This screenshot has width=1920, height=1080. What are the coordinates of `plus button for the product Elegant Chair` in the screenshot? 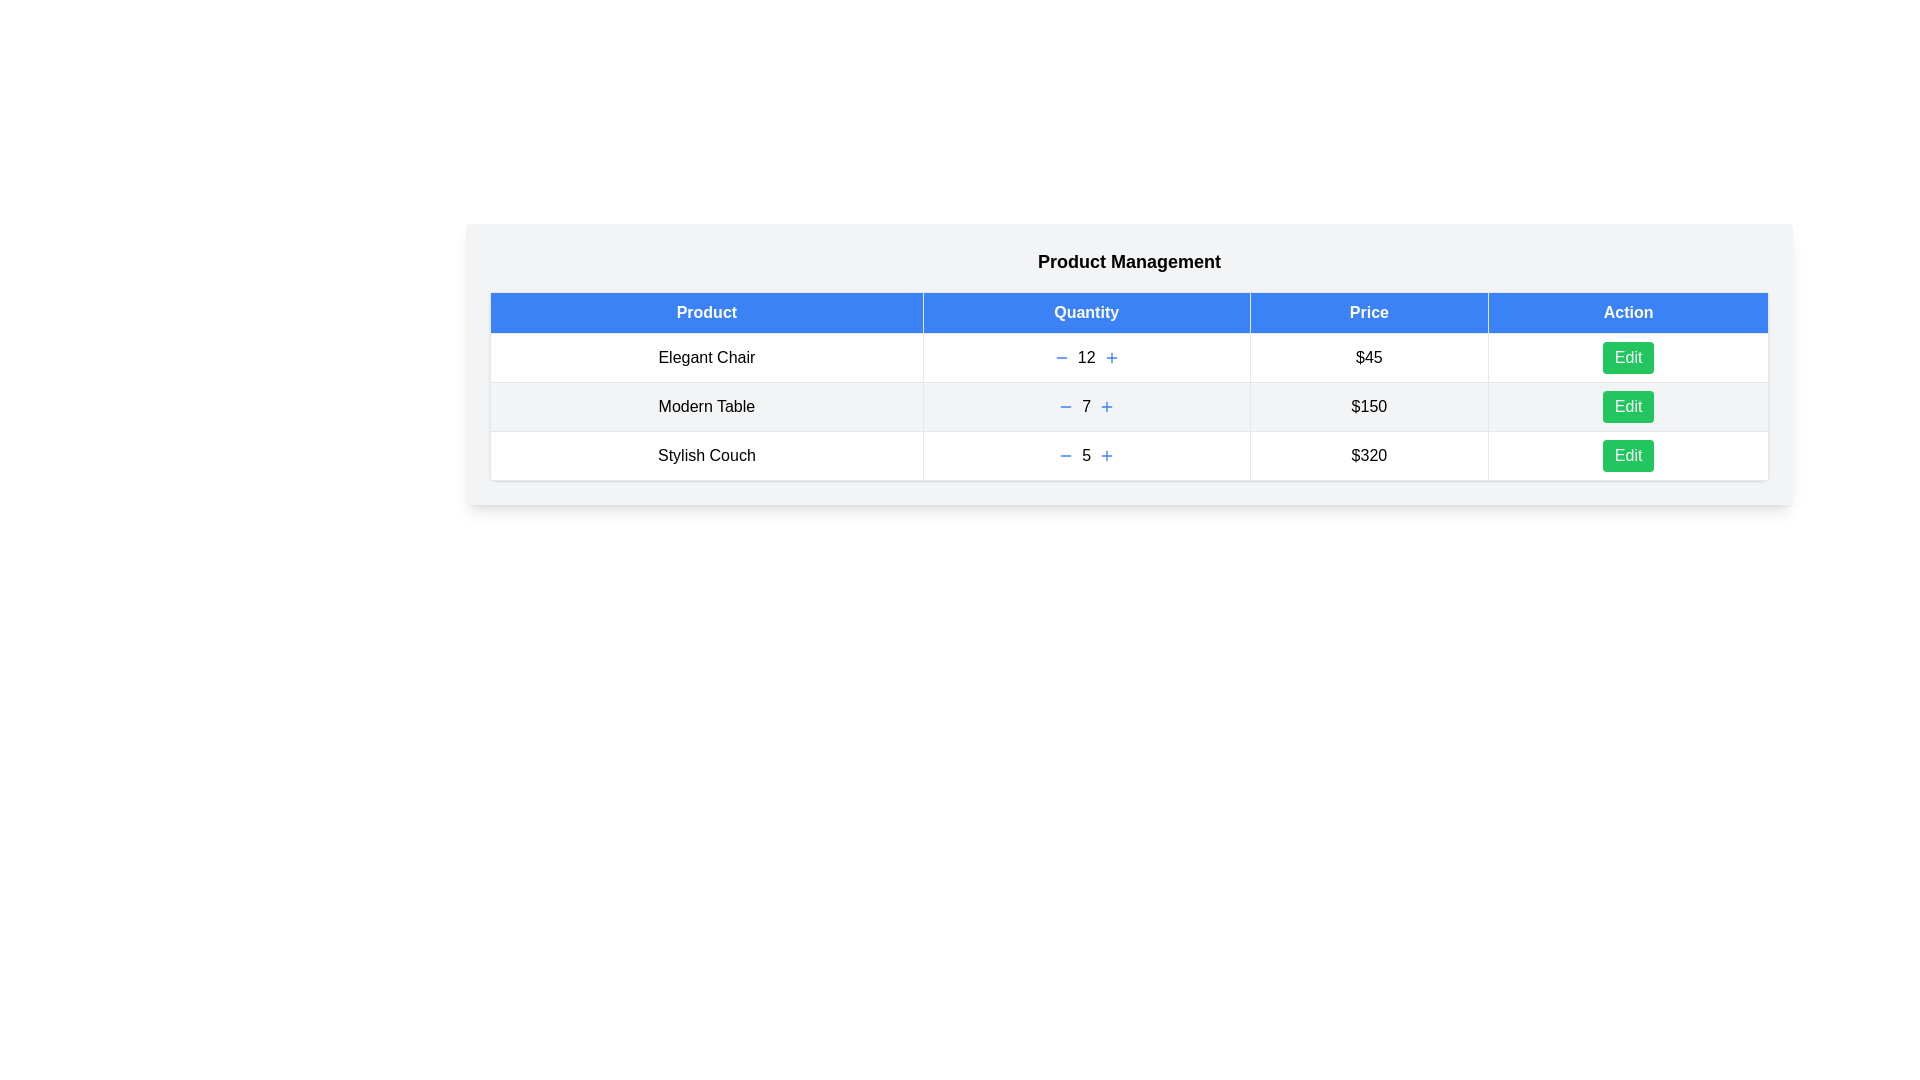 It's located at (1110, 357).